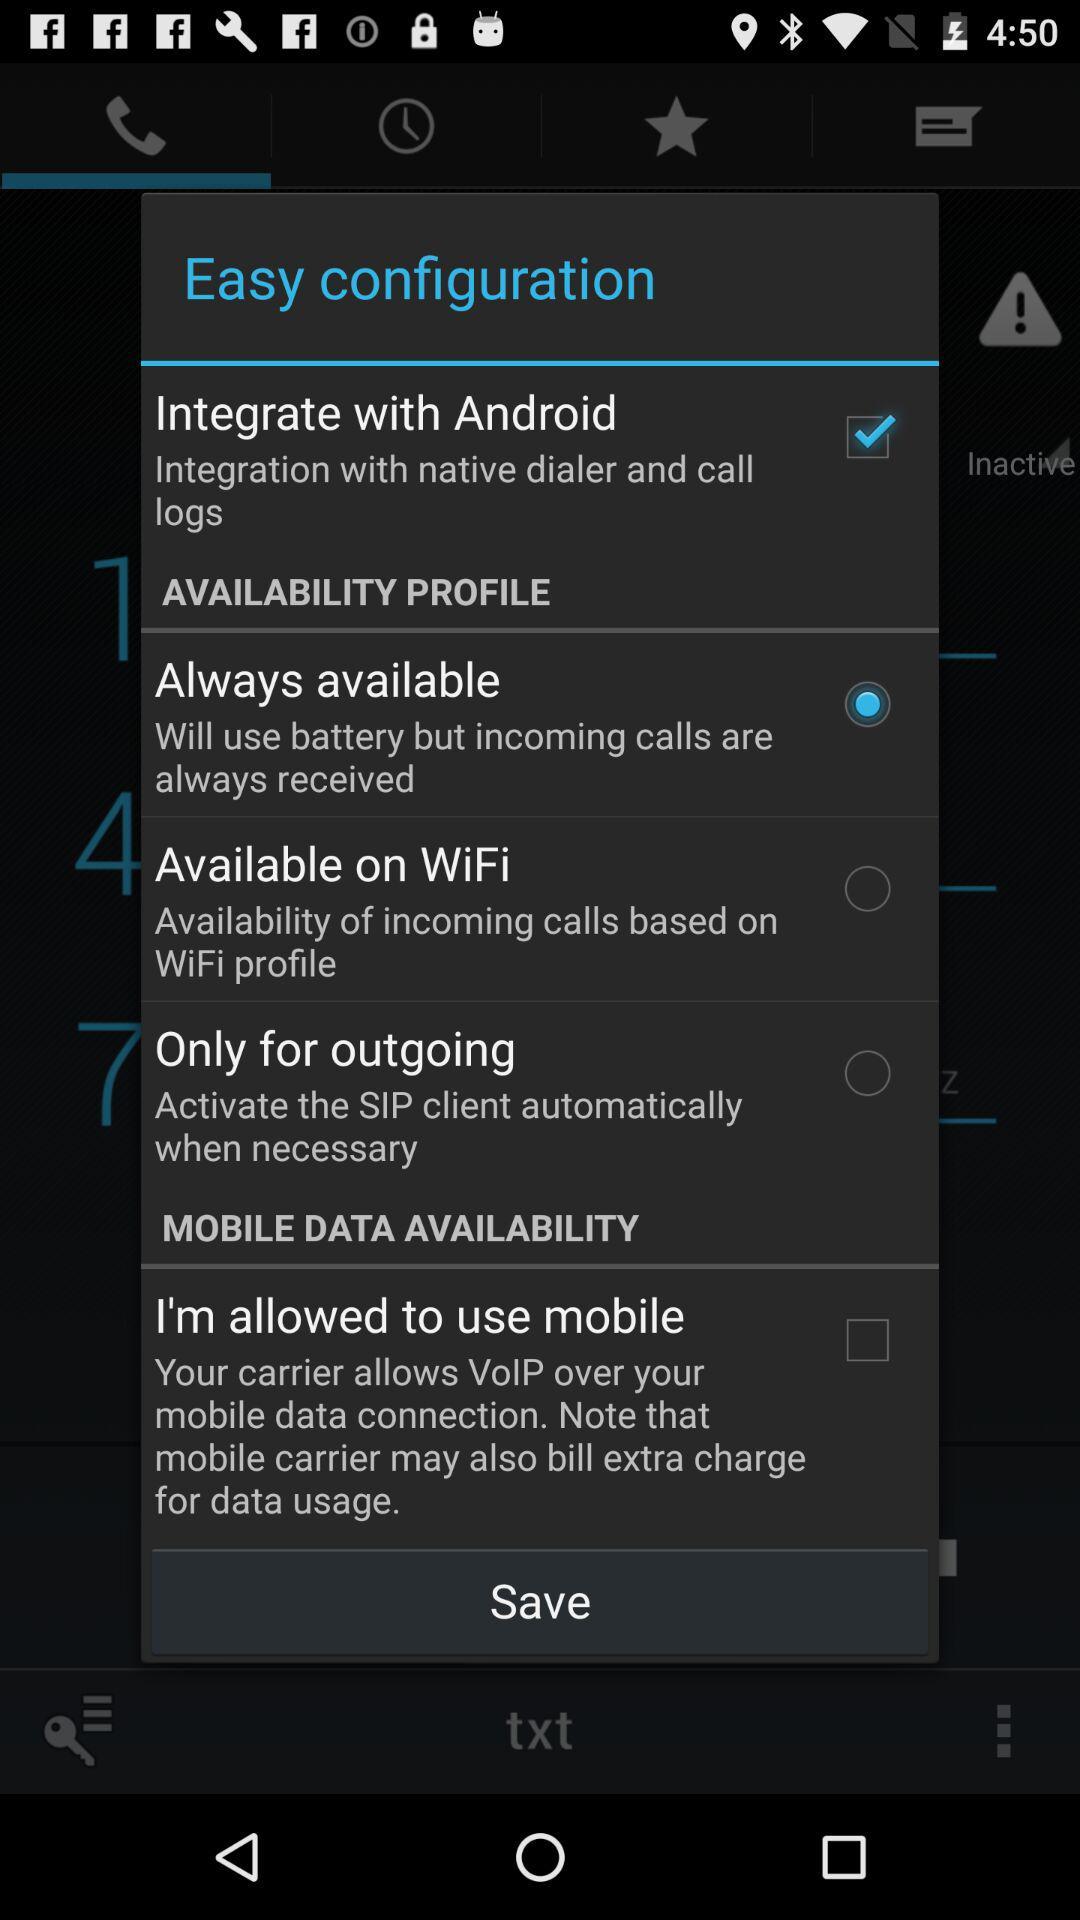 The height and width of the screenshot is (1920, 1080). What do you see at coordinates (866, 1340) in the screenshot?
I see `the icon to the right of the i m allowed item` at bounding box center [866, 1340].